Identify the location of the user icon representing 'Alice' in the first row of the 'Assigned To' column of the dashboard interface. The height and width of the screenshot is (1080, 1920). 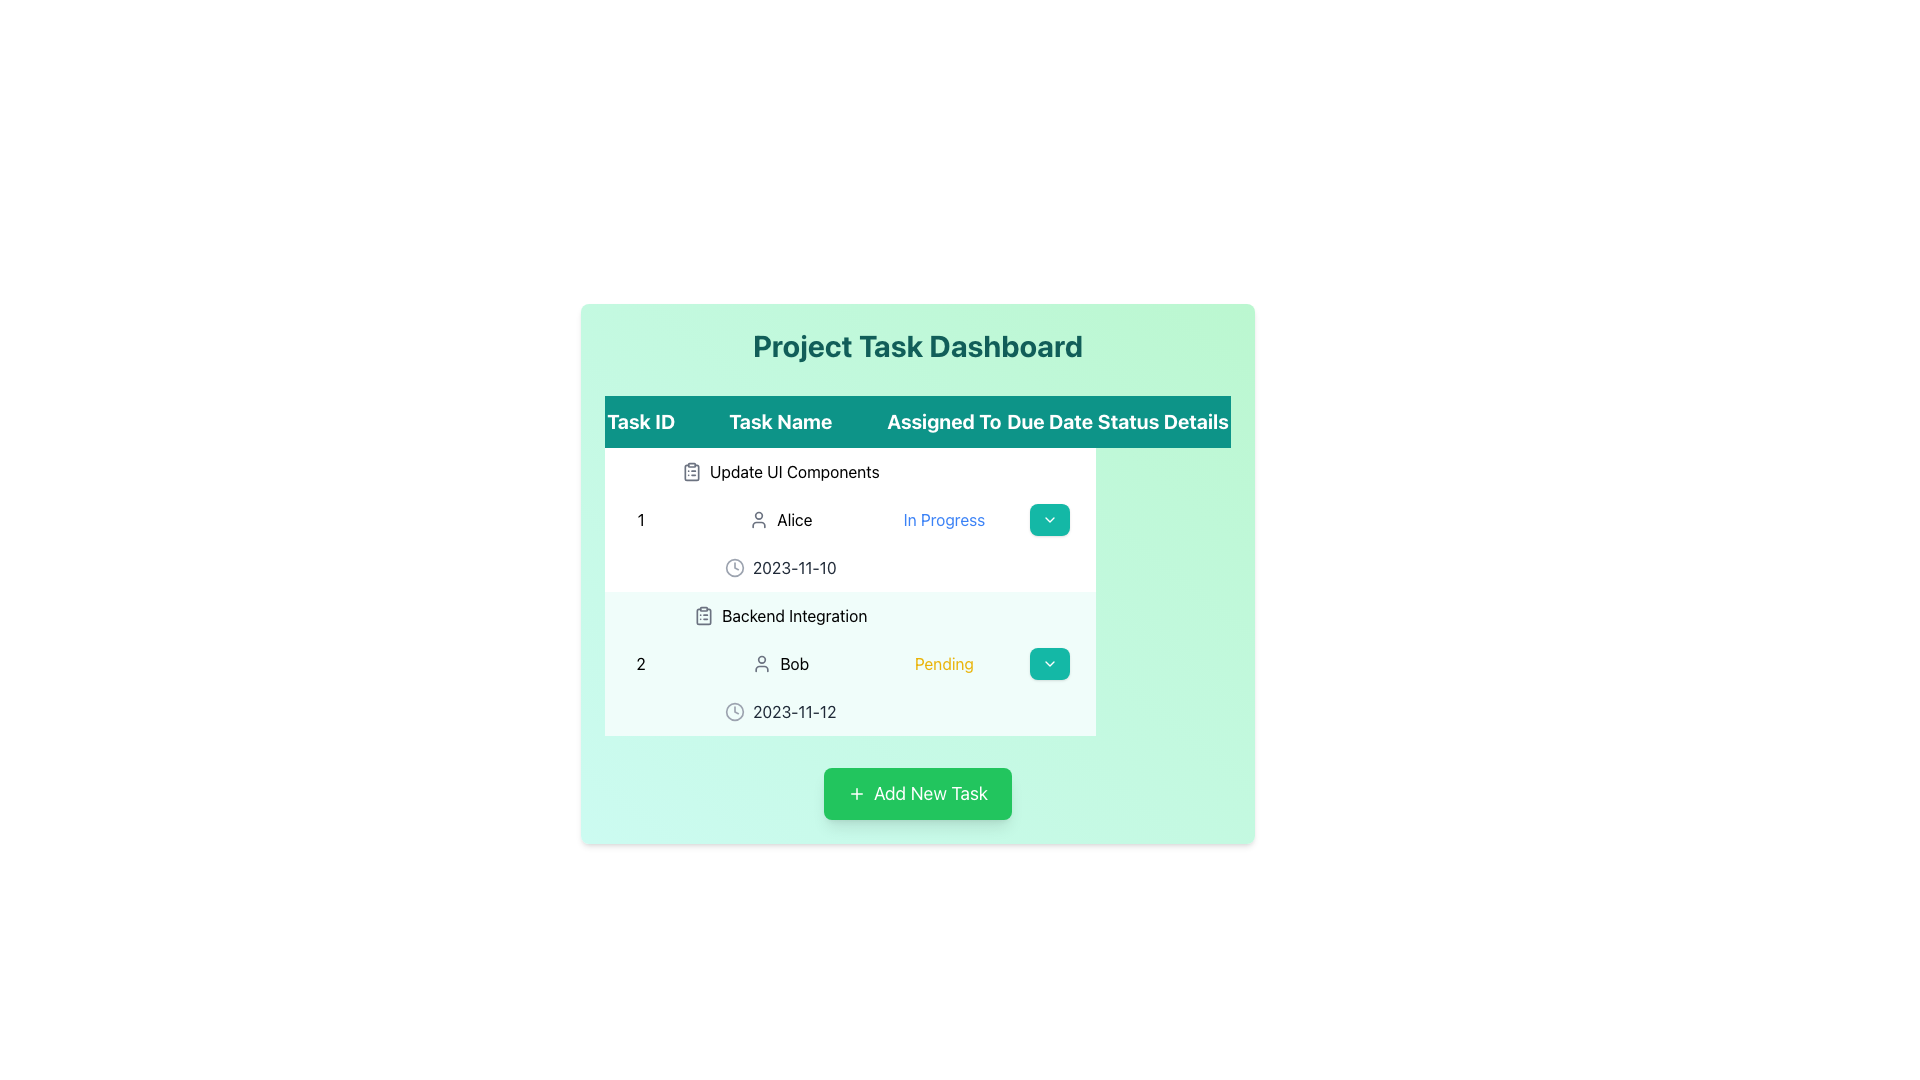
(758, 519).